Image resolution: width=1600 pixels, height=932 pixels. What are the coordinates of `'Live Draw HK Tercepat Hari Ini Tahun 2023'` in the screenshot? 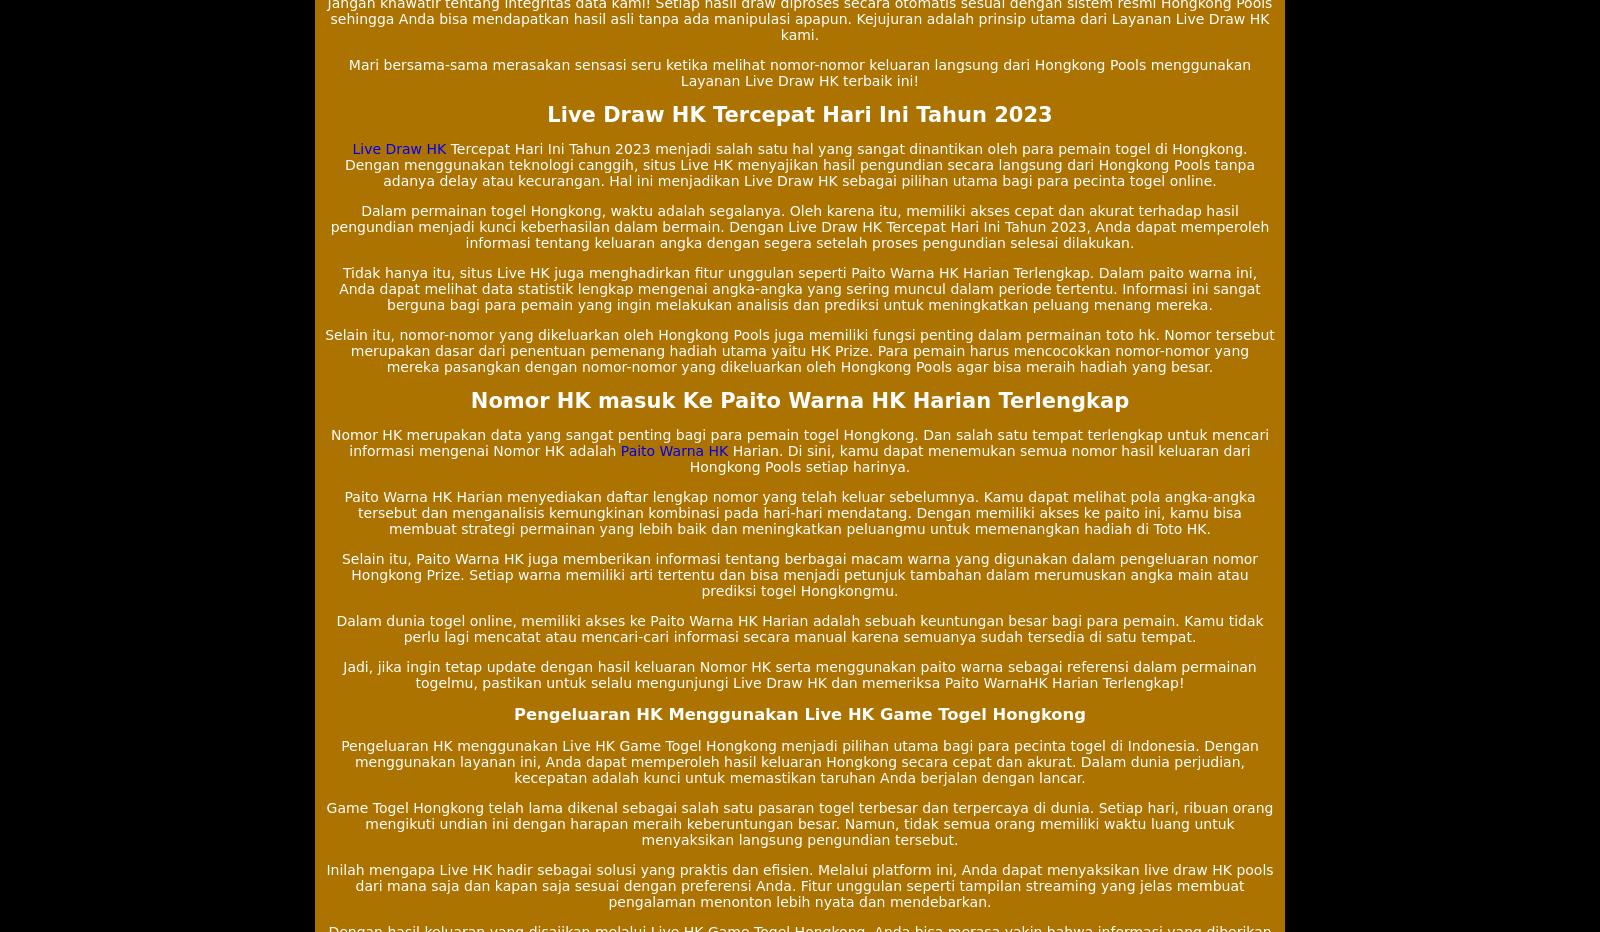 It's located at (799, 115).